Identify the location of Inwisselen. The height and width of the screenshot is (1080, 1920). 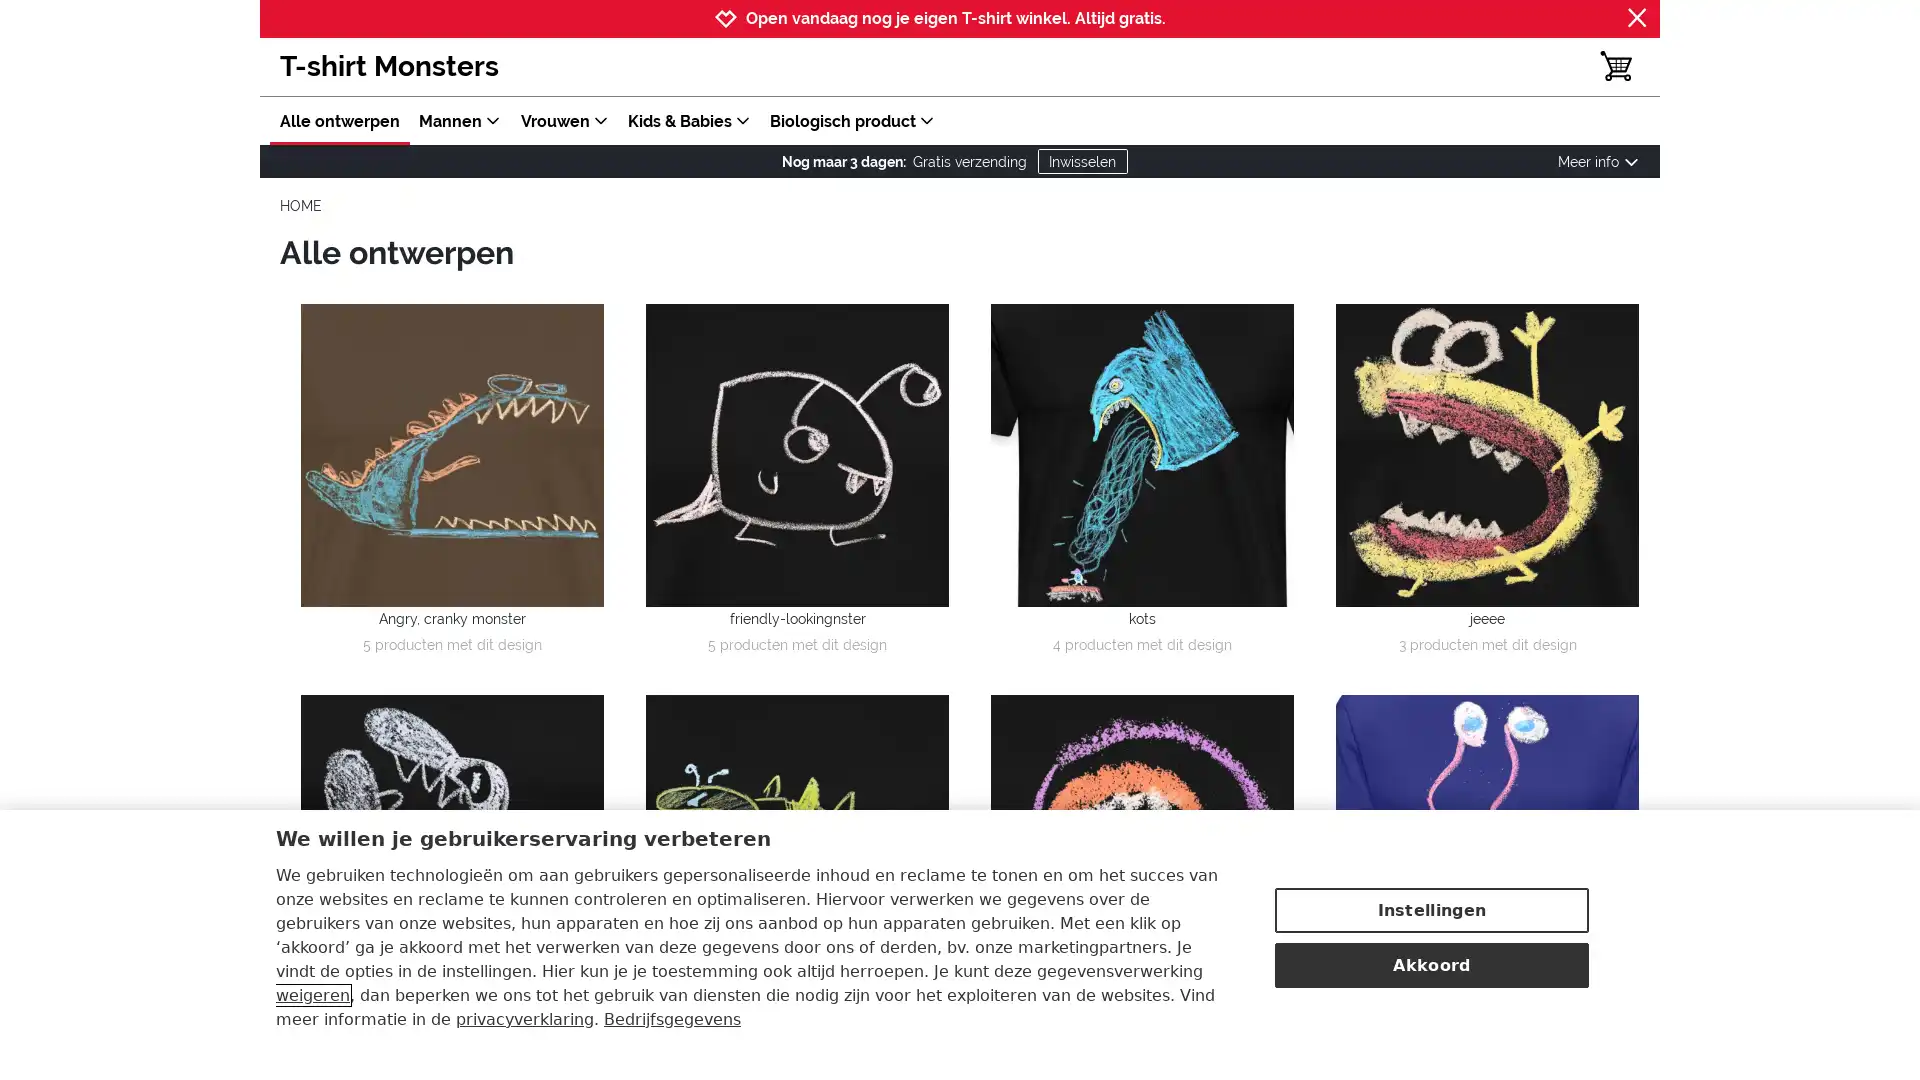
(1080, 160).